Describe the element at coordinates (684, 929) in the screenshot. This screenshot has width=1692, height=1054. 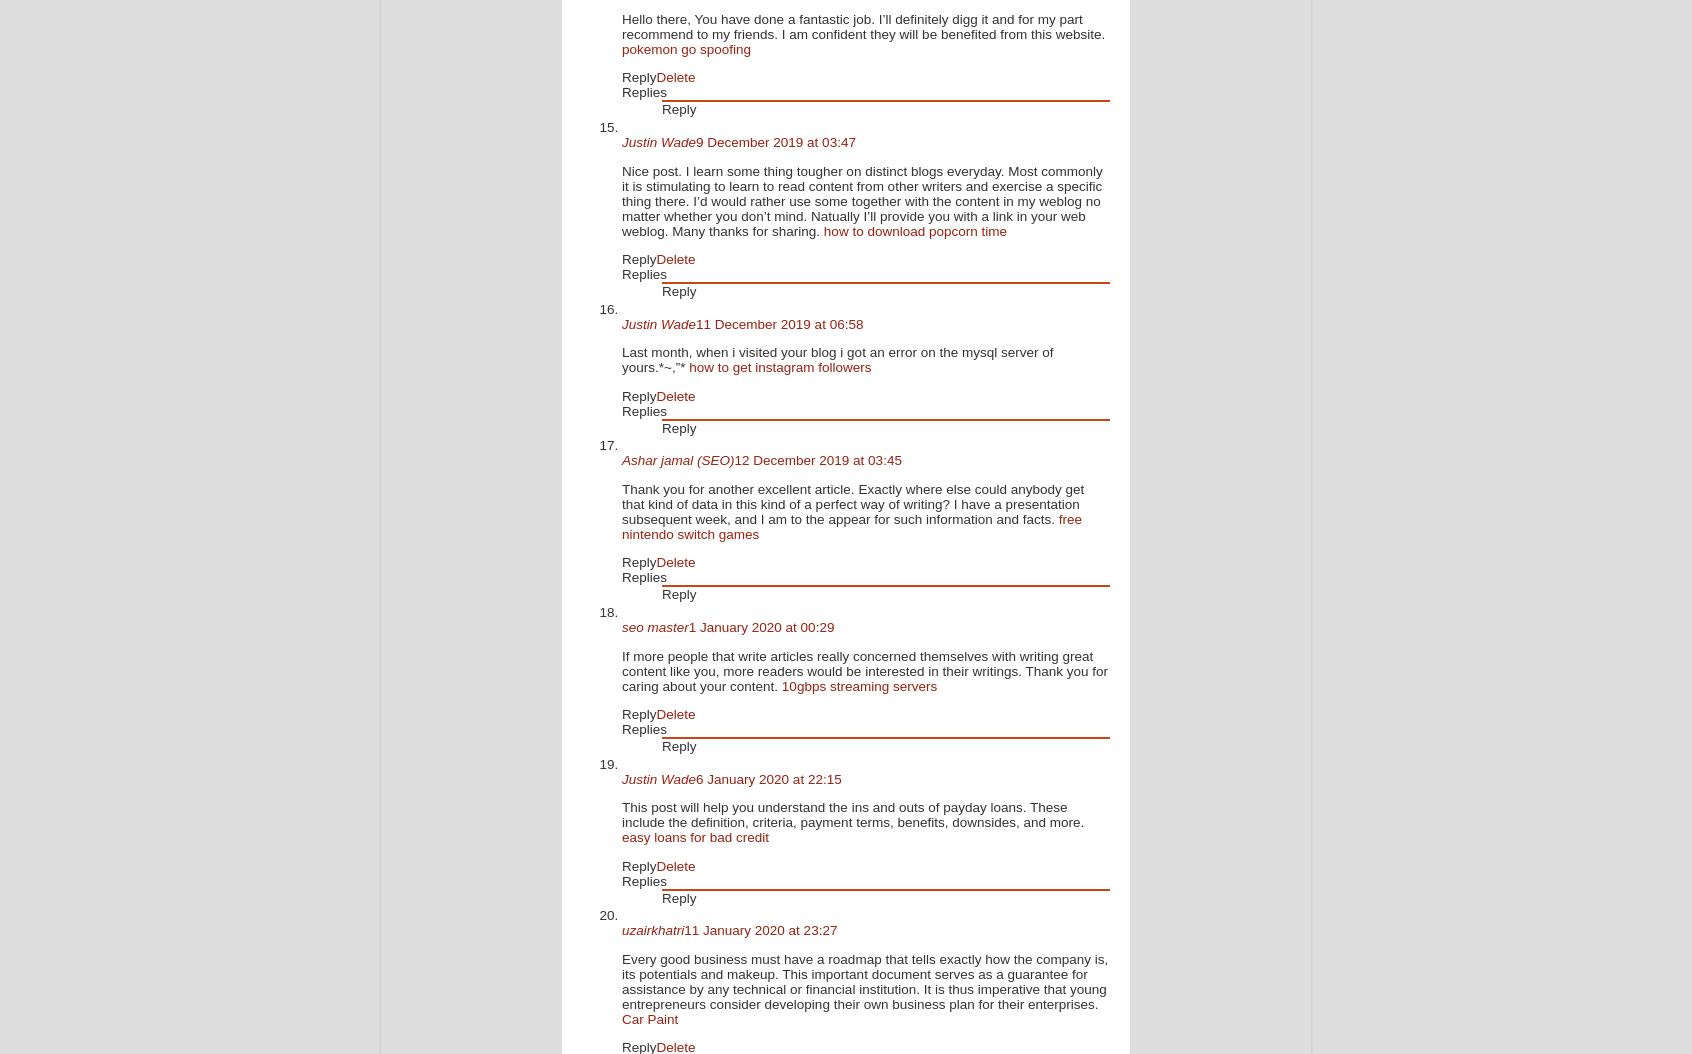
I see `'11 January 2020 at 23:27'` at that location.